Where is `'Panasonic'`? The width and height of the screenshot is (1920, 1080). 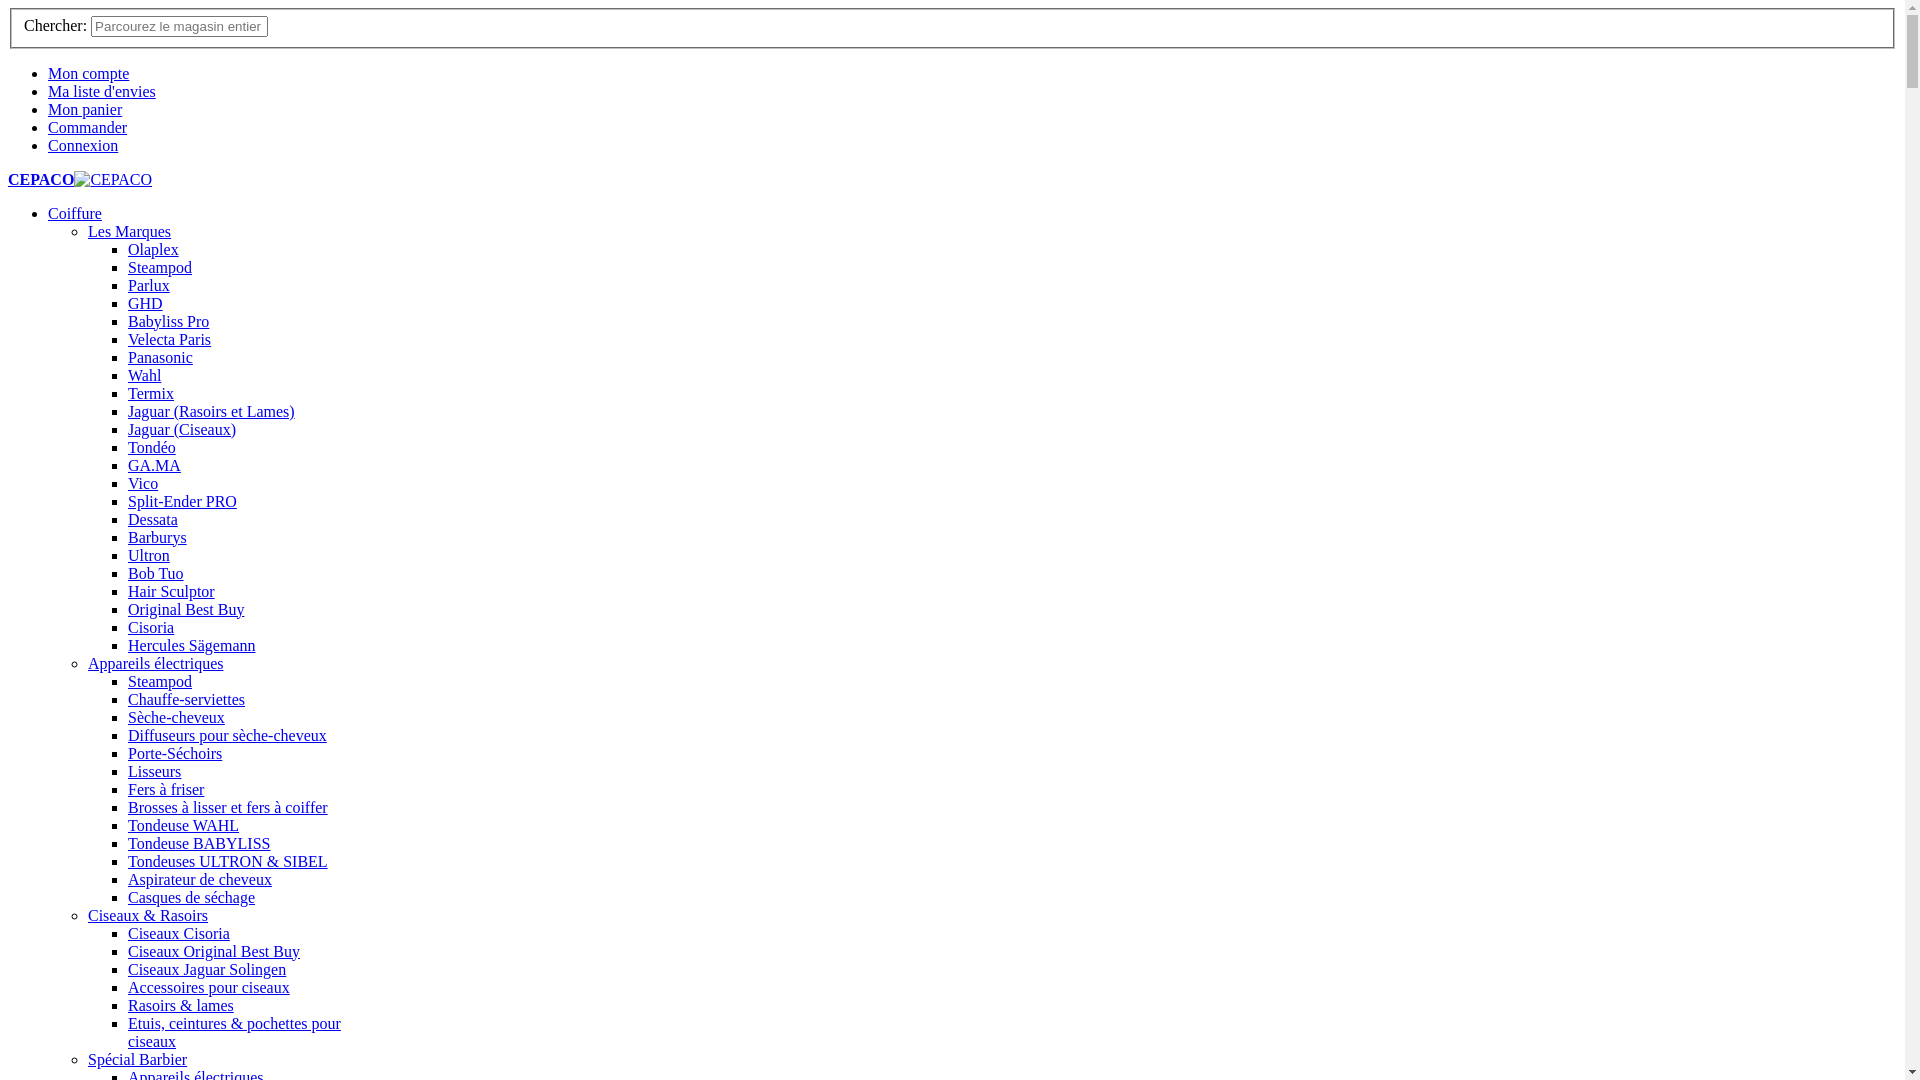
'Panasonic' is located at coordinates (160, 356).